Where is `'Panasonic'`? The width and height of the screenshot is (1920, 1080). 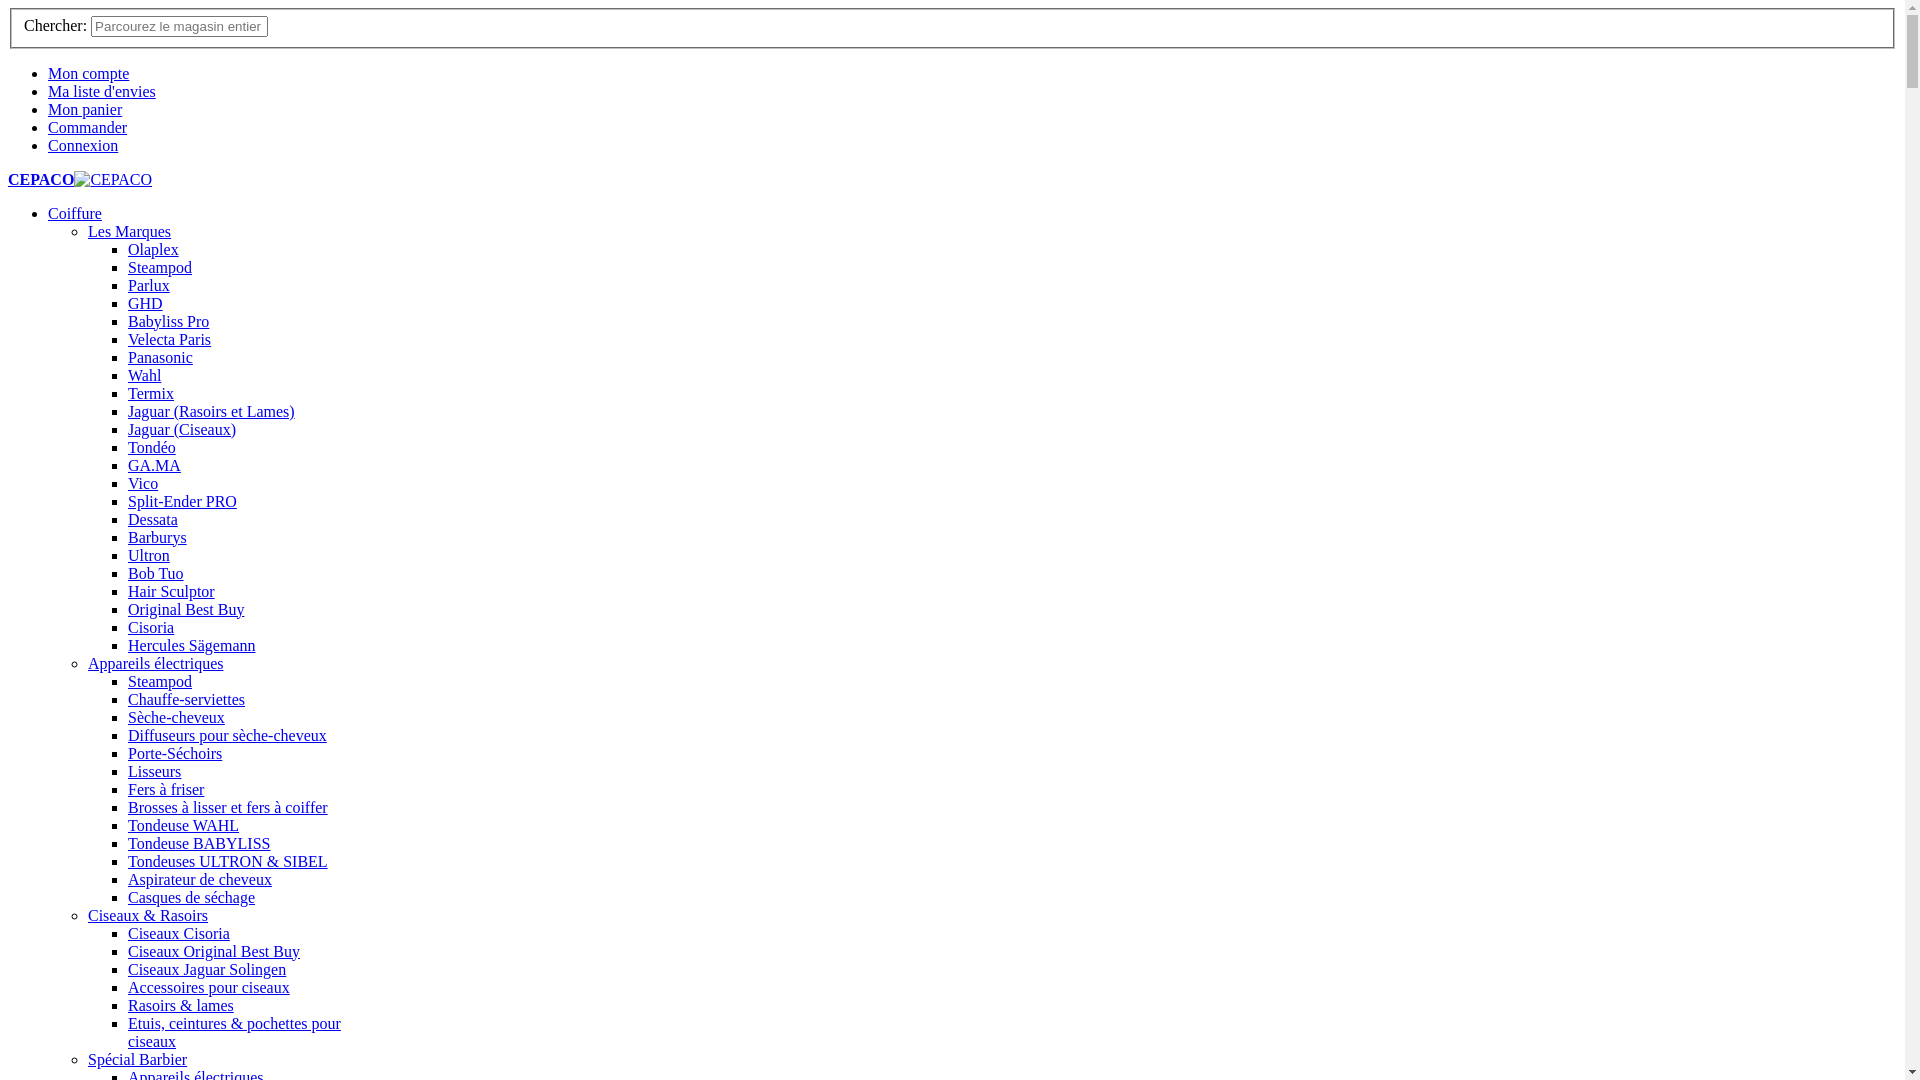
'Panasonic' is located at coordinates (160, 356).